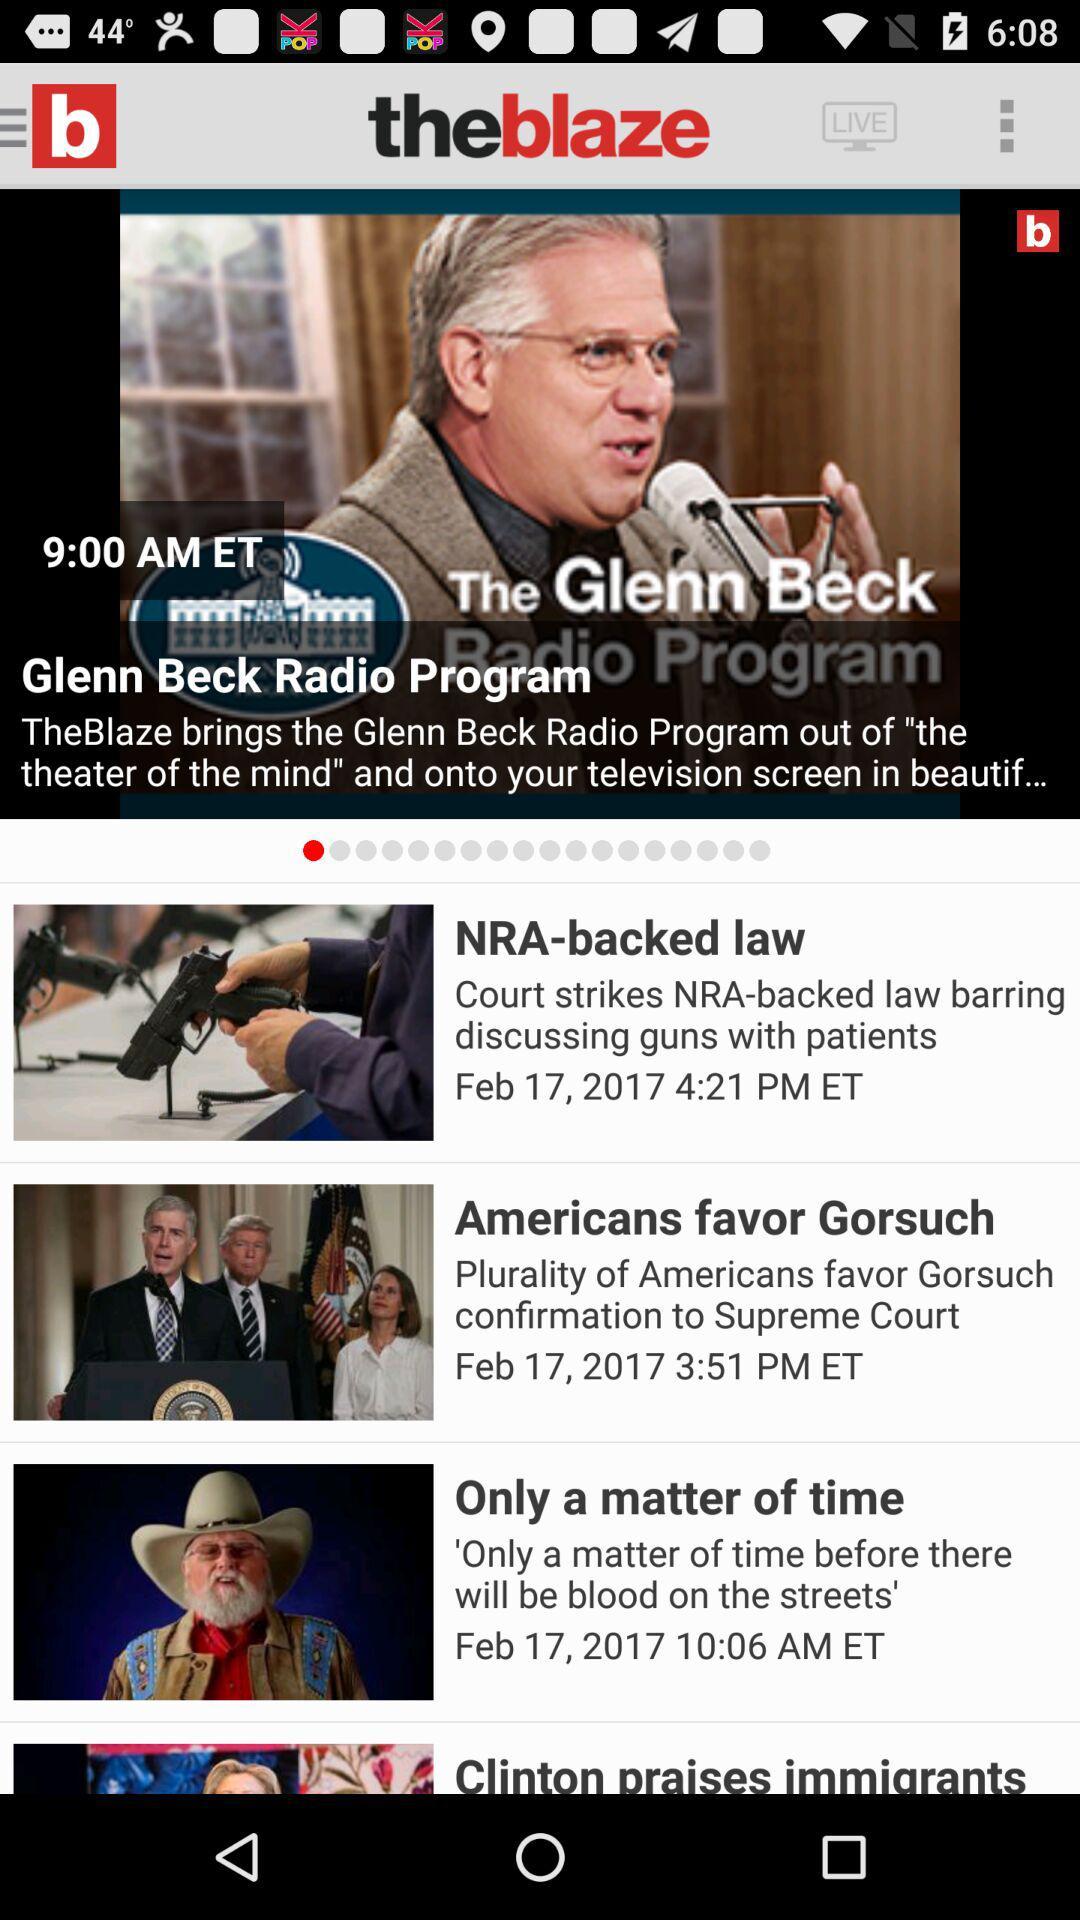 Image resolution: width=1080 pixels, height=1920 pixels. What do you see at coordinates (760, 1768) in the screenshot?
I see `icon below feb 17 2017 icon` at bounding box center [760, 1768].